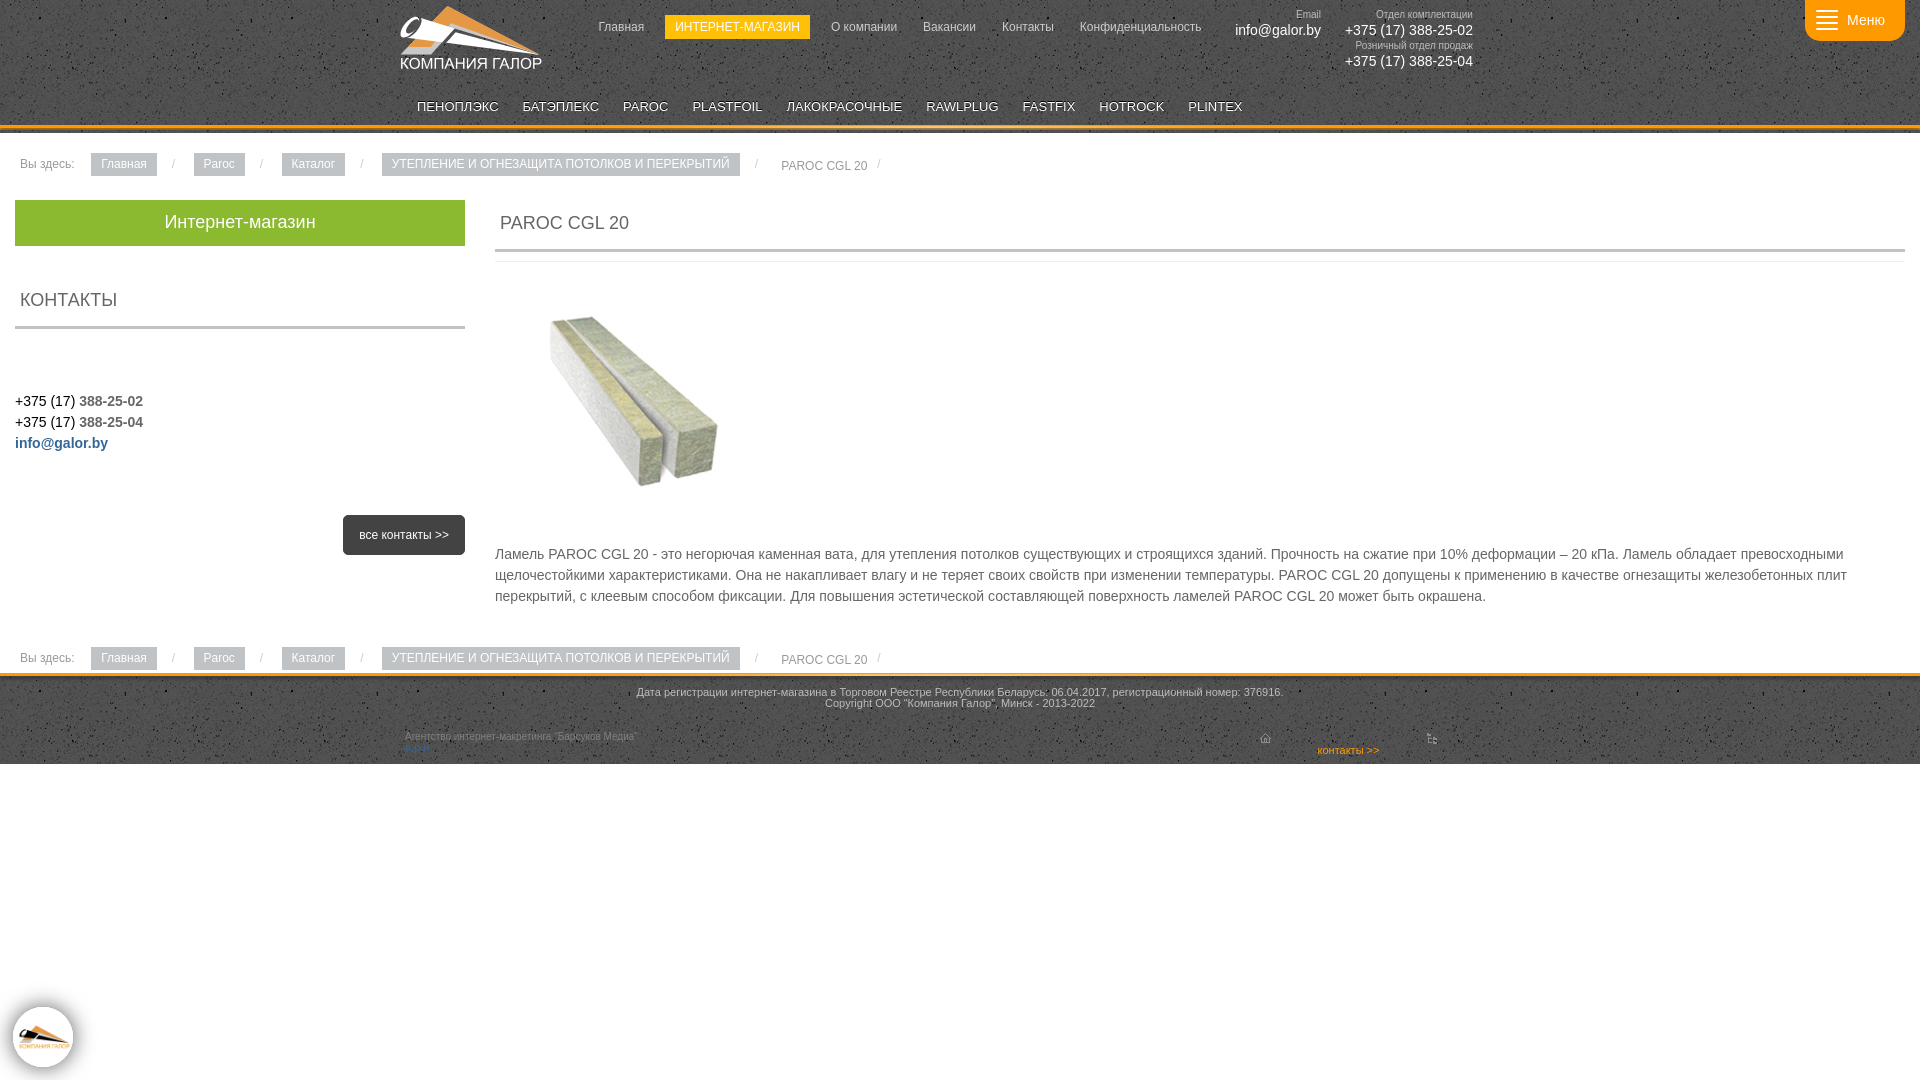 This screenshot has width=1920, height=1080. Describe the element at coordinates (219, 658) in the screenshot. I see `'Paroc'` at that location.